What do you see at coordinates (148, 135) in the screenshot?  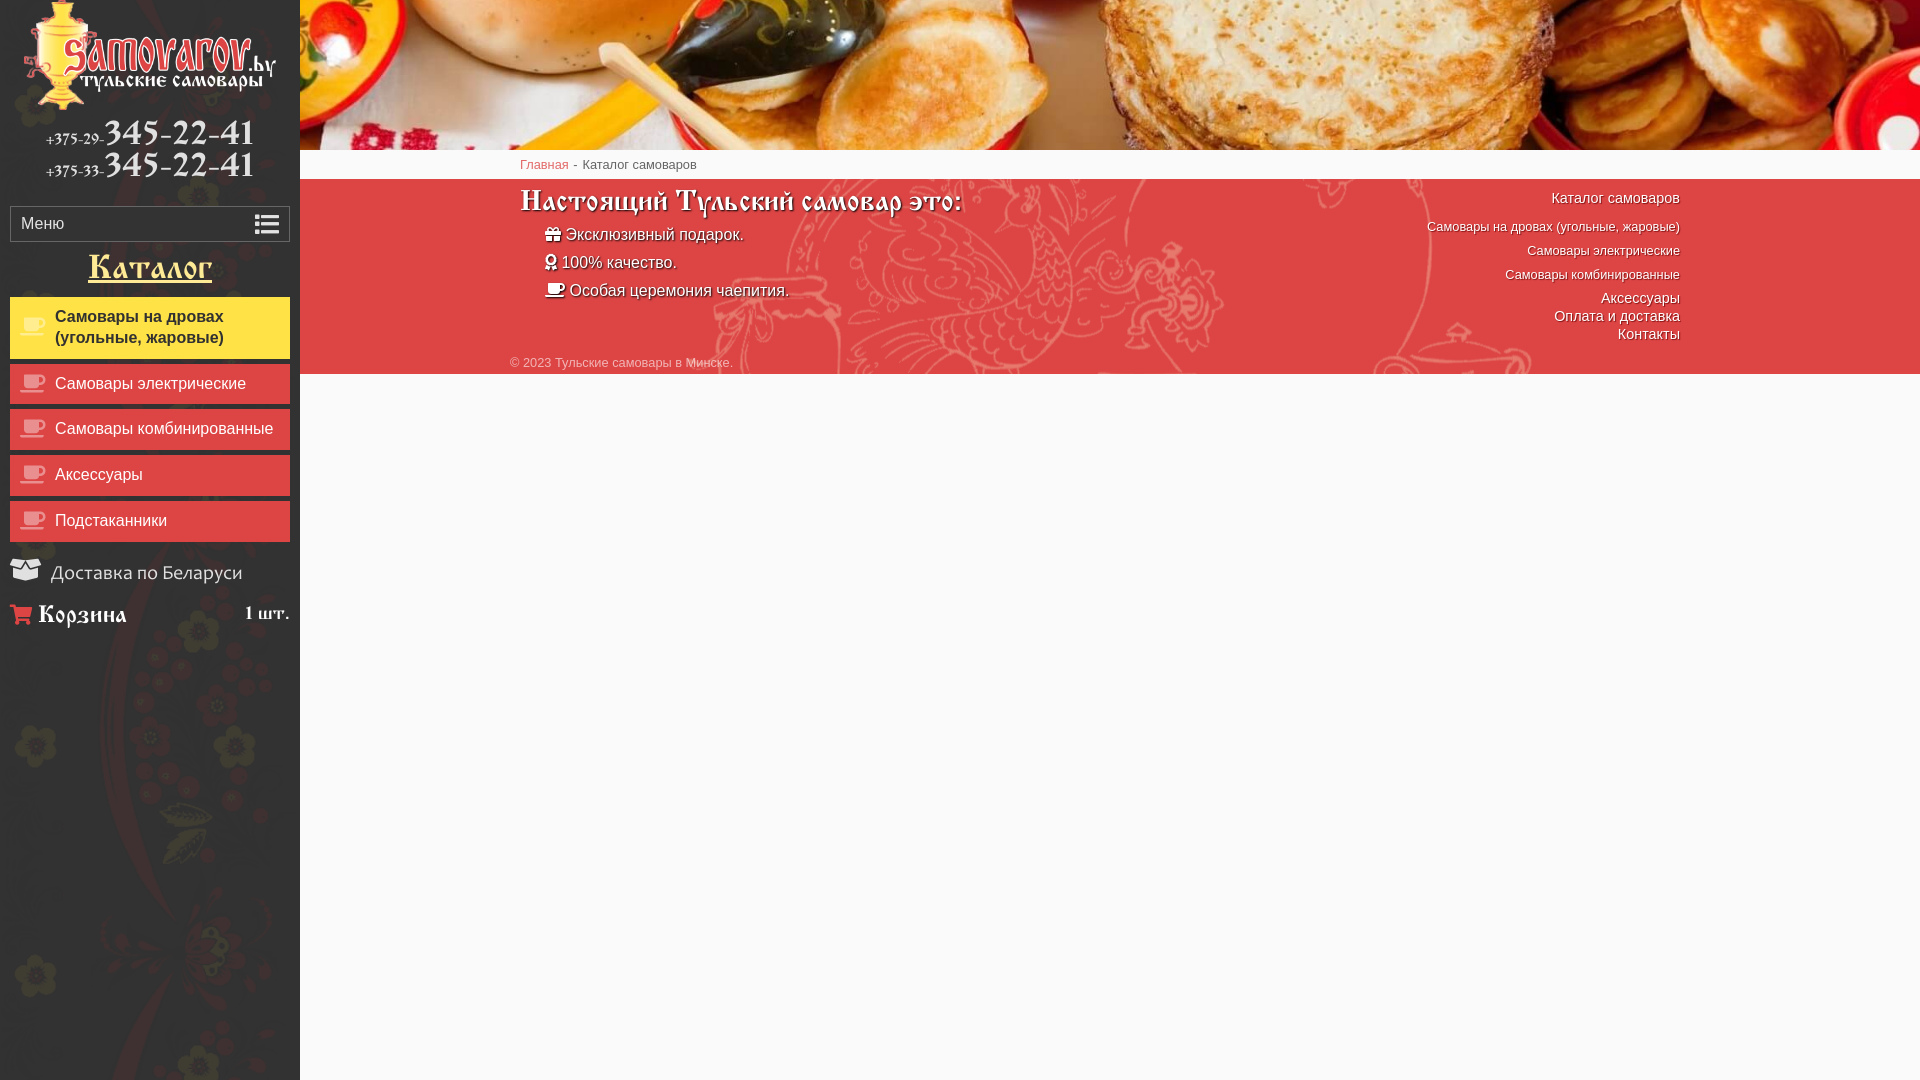 I see `'+375-29-345-22-41'` at bounding box center [148, 135].